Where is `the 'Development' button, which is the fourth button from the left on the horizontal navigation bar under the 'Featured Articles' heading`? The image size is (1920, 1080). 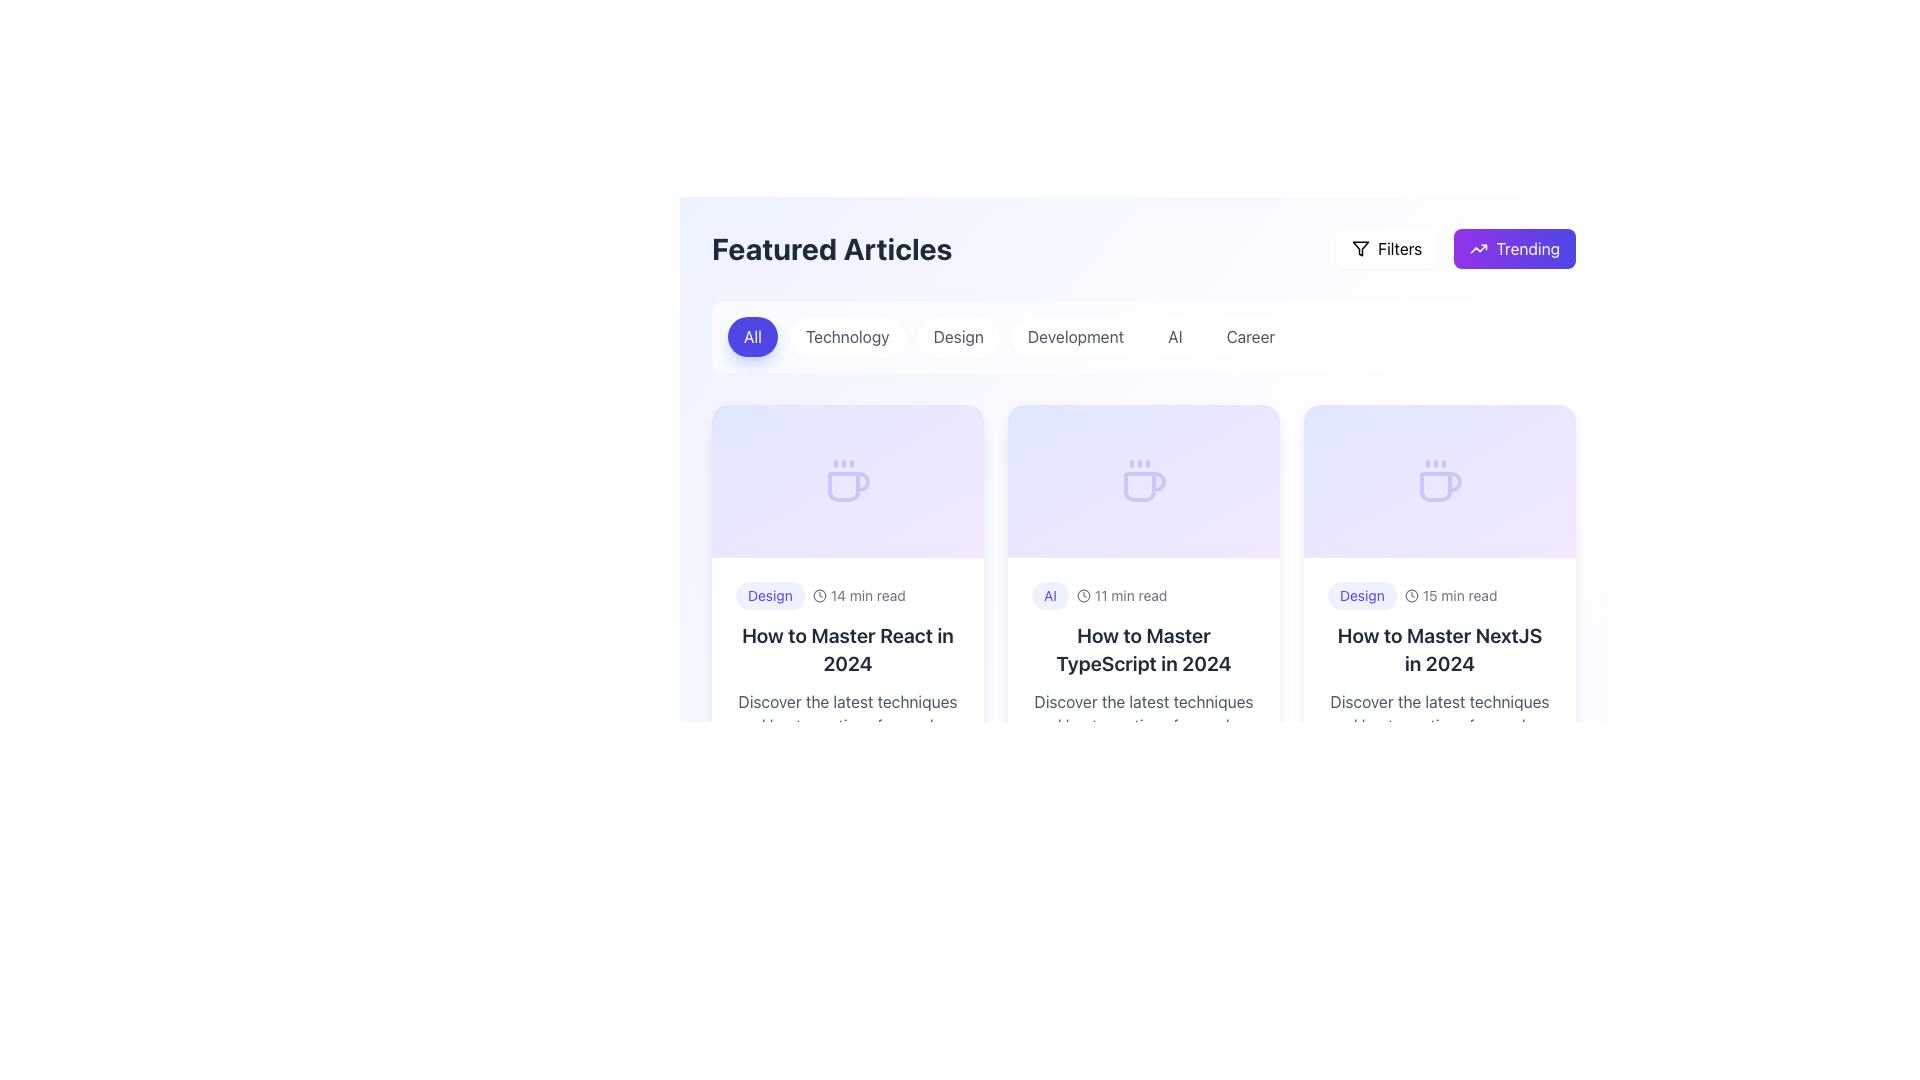 the 'Development' button, which is the fourth button from the left on the horizontal navigation bar under the 'Featured Articles' heading is located at coordinates (1074, 335).